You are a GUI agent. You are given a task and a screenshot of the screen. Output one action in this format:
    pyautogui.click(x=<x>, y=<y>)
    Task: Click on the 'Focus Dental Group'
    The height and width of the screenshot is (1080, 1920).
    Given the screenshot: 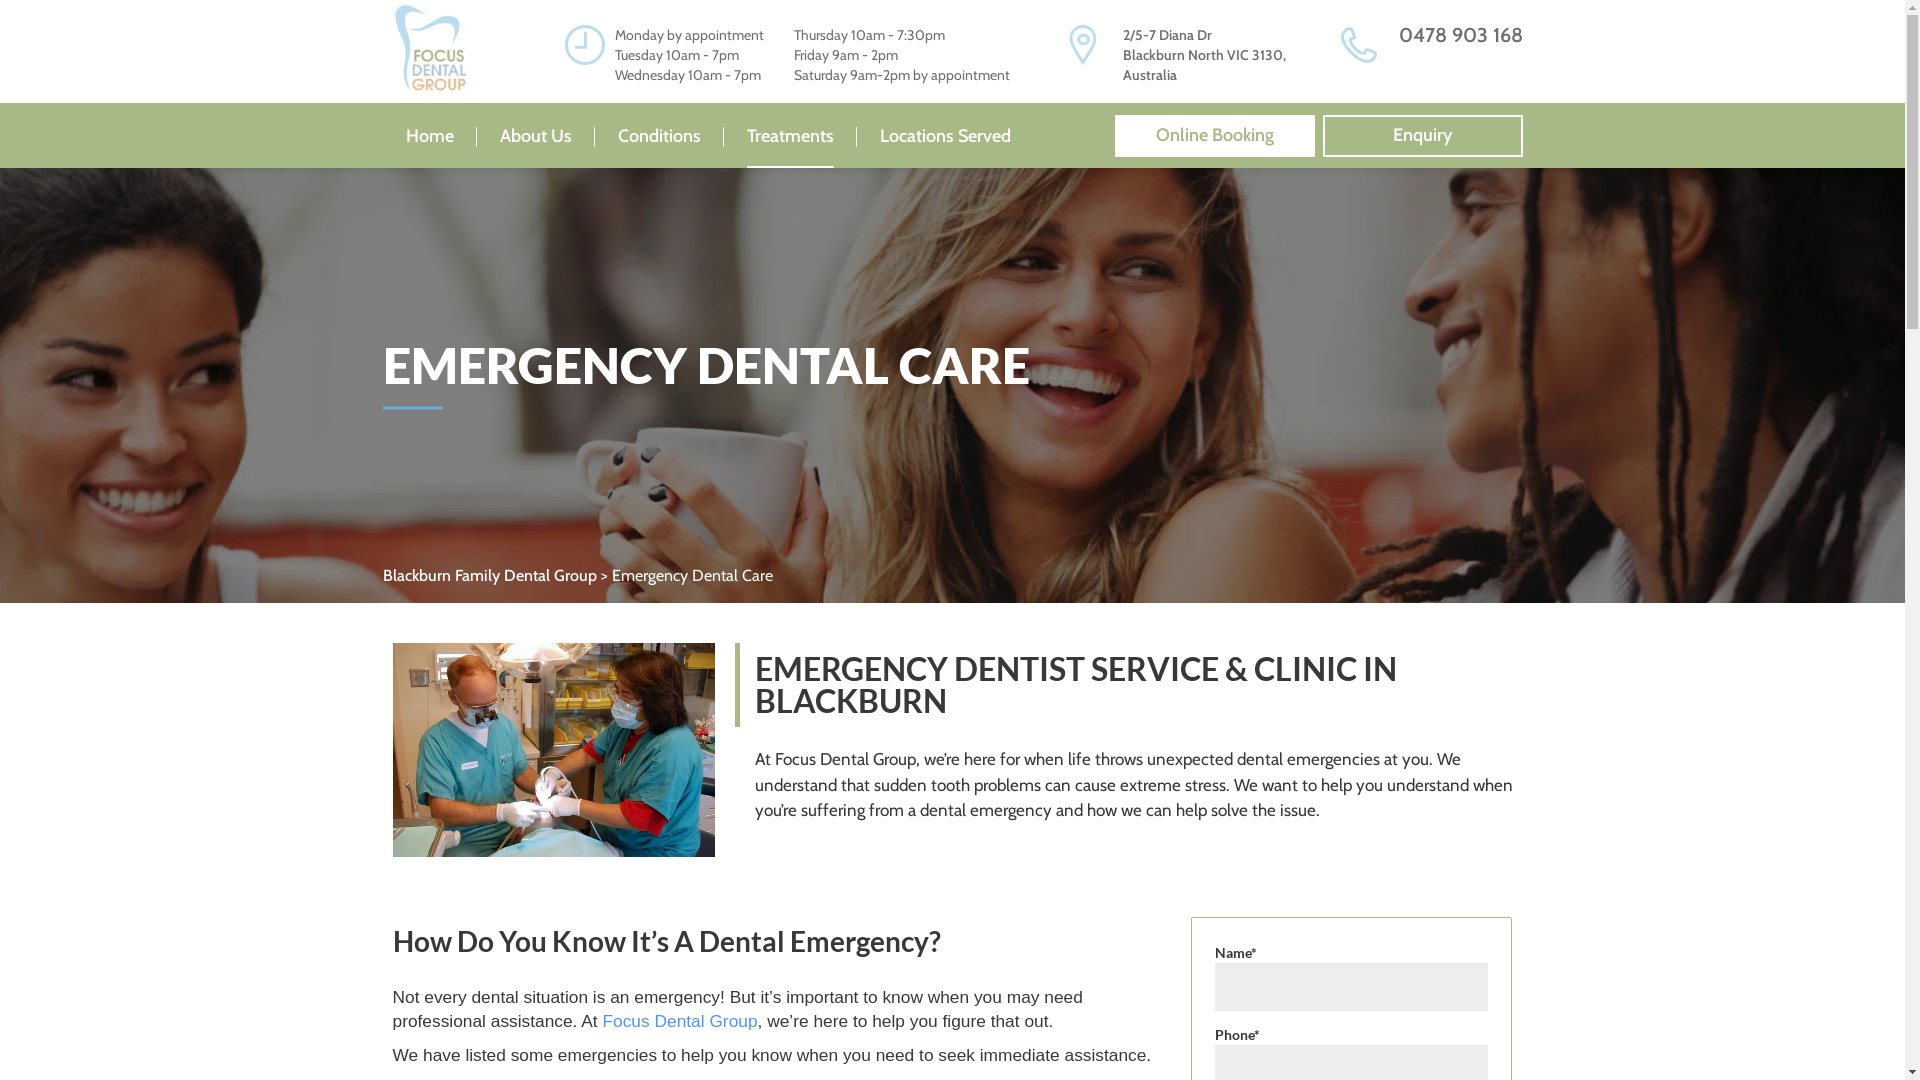 What is the action you would take?
    pyautogui.click(x=679, y=1021)
    